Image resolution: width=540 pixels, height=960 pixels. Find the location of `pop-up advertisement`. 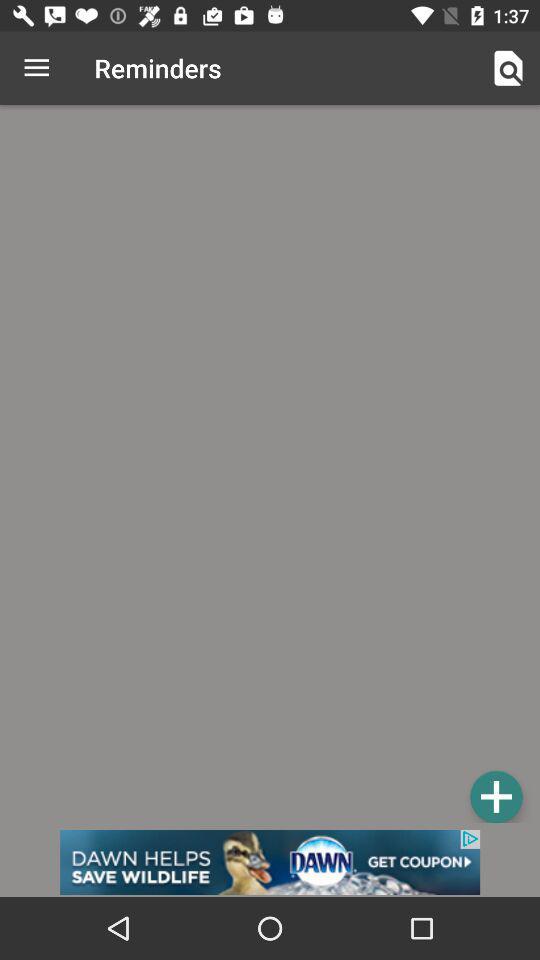

pop-up advertisement is located at coordinates (270, 861).